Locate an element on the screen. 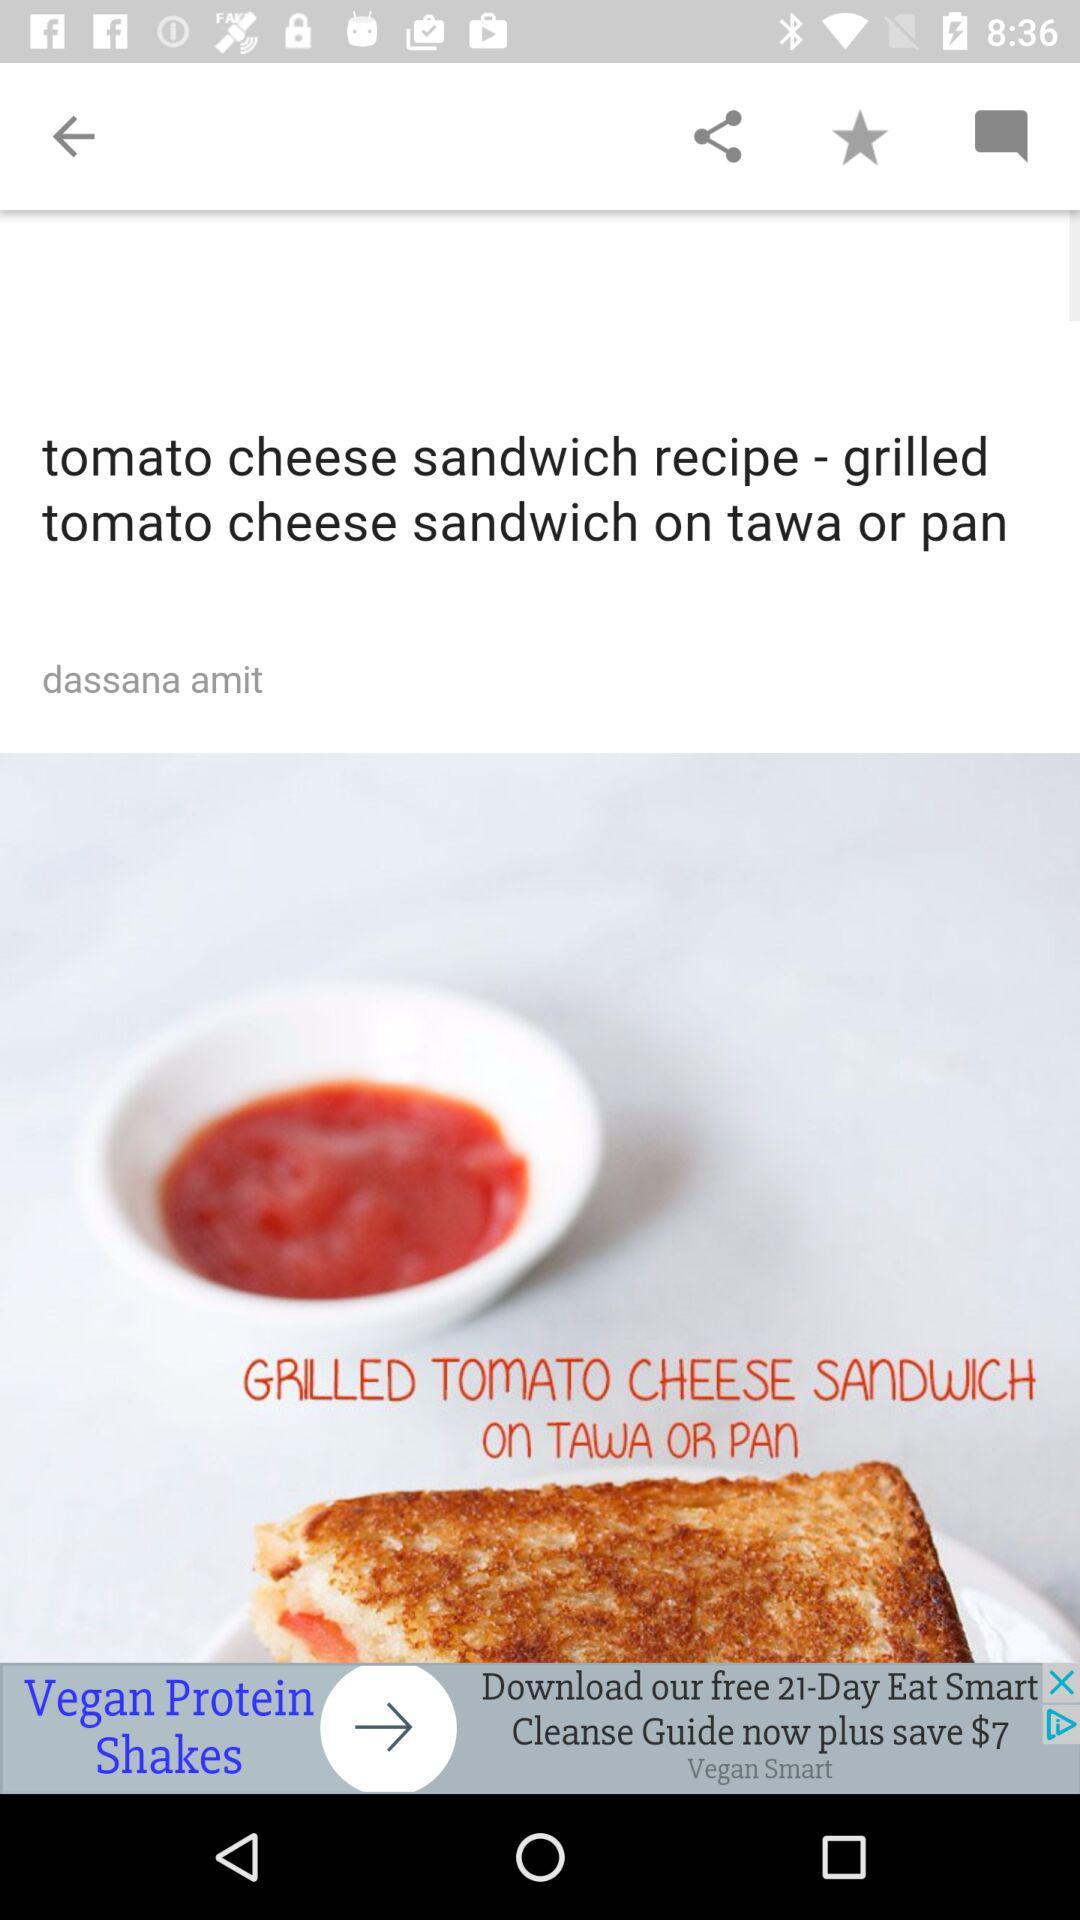  message is located at coordinates (1000, 135).